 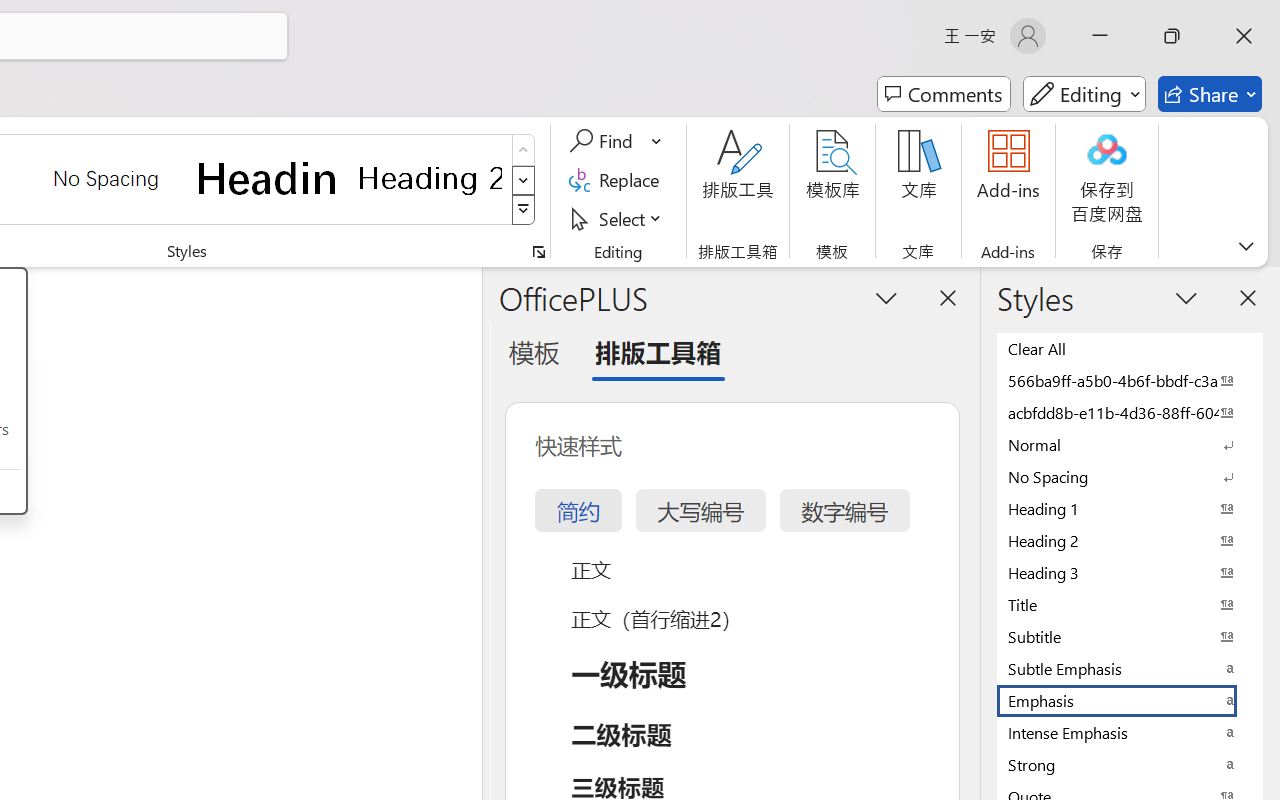 I want to click on 'Heading 3', so click(x=1130, y=571).